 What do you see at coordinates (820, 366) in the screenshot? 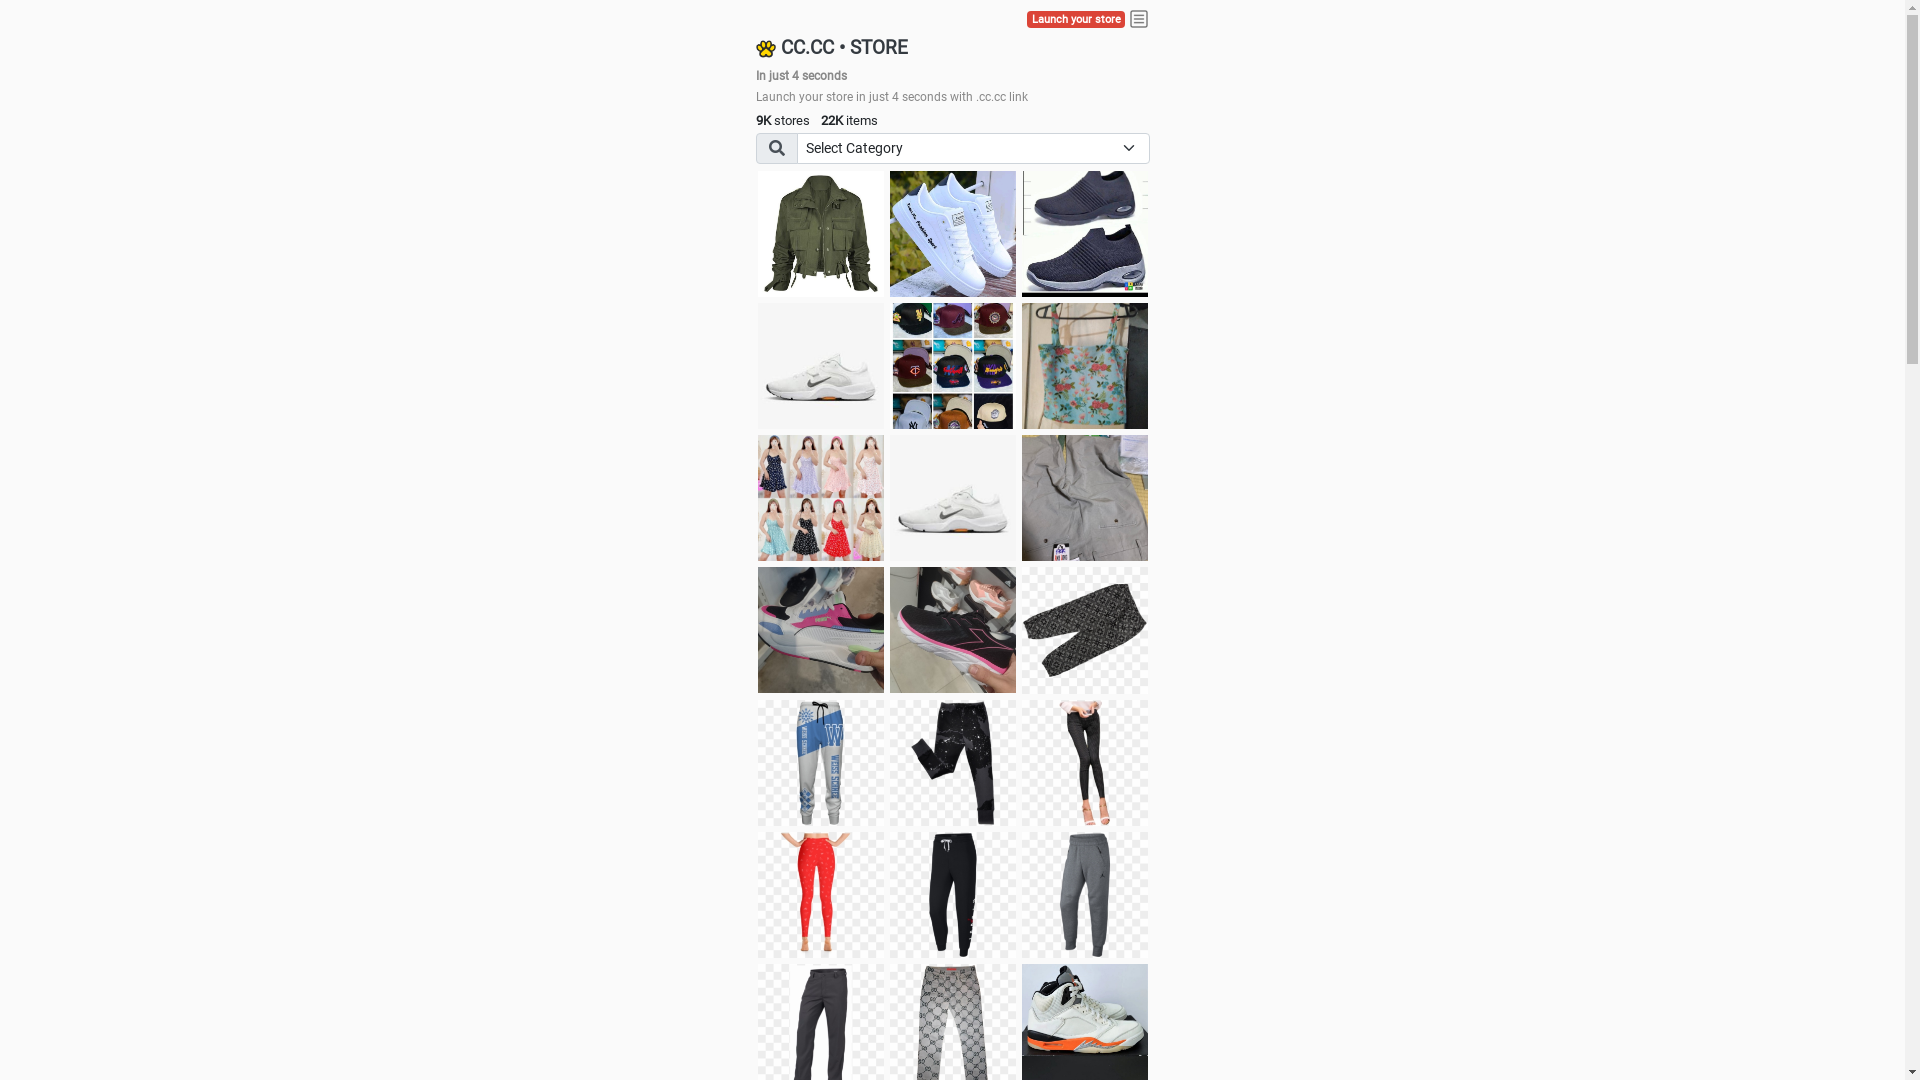
I see `'Shoes for boys'` at bounding box center [820, 366].